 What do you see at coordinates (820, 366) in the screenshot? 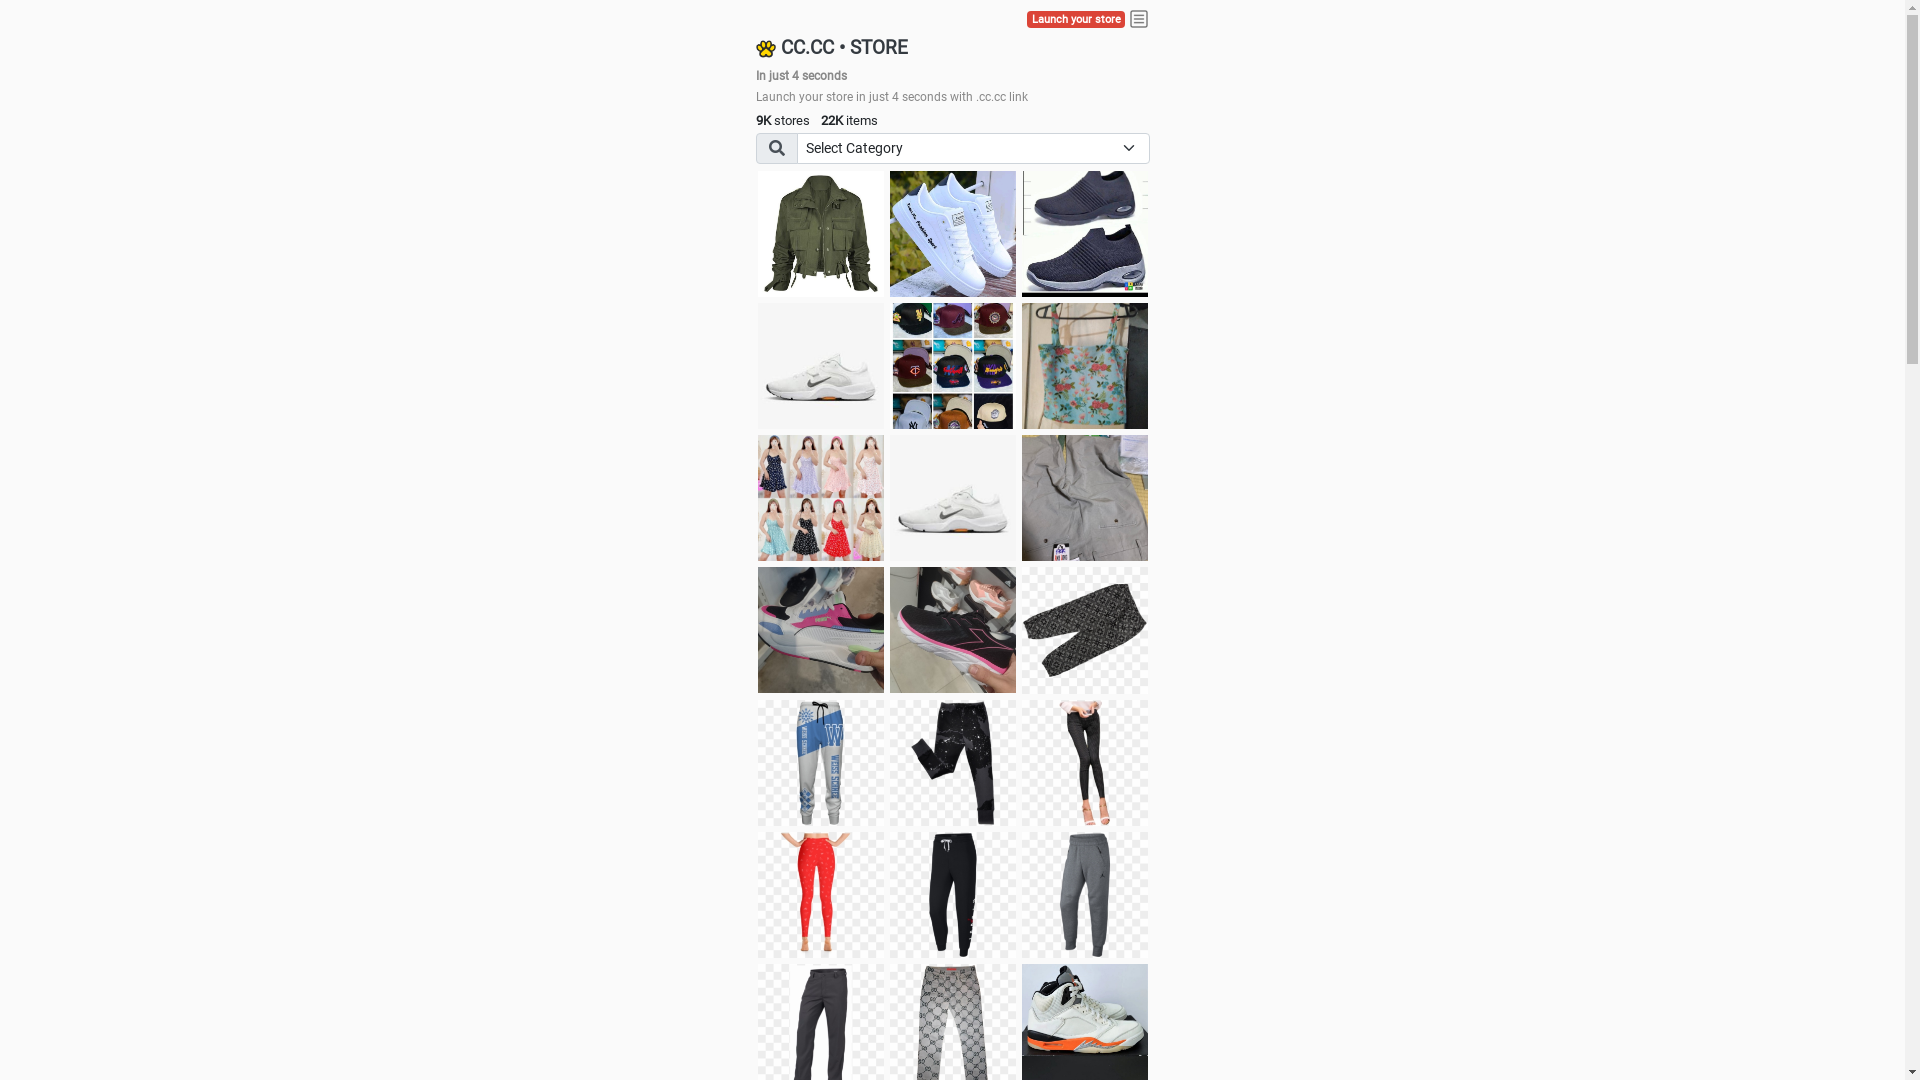
I see `'Shoes for boys'` at bounding box center [820, 366].